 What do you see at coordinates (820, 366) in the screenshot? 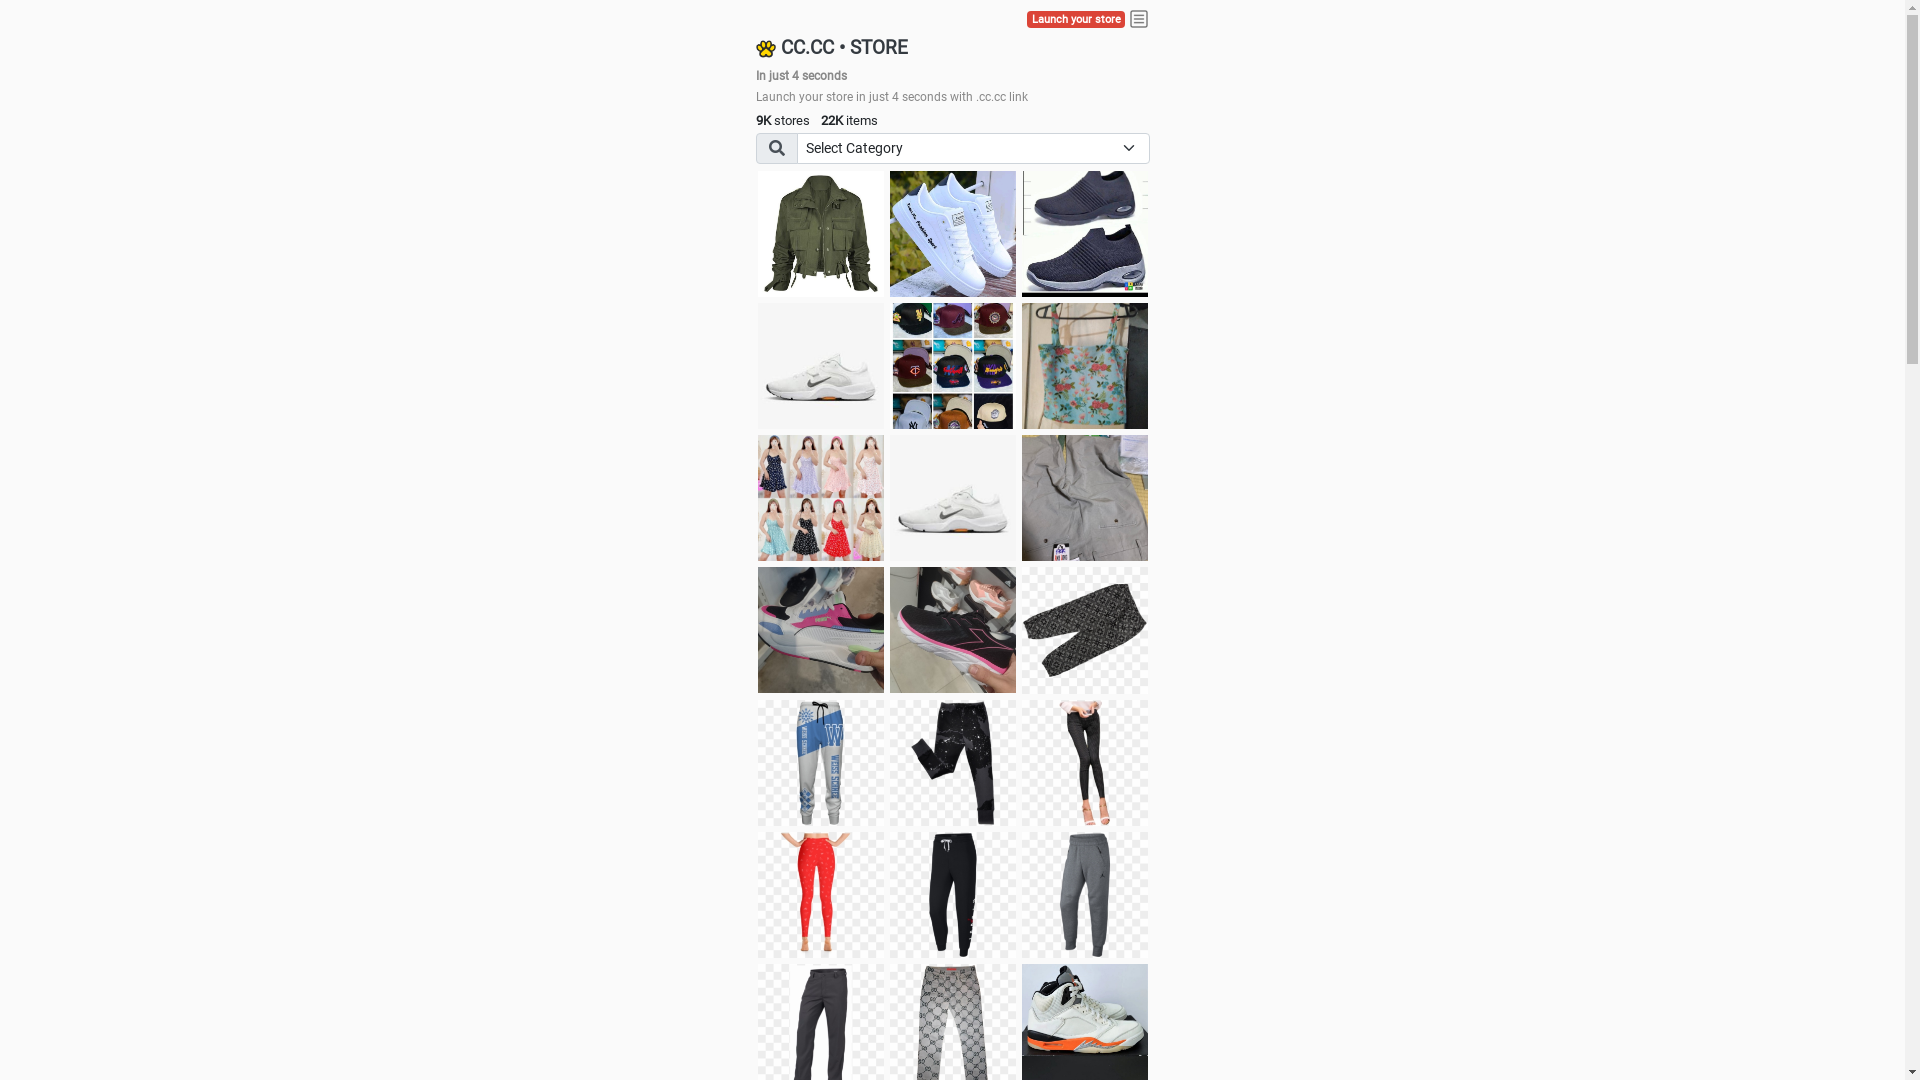
I see `'Shoes for boys'` at bounding box center [820, 366].